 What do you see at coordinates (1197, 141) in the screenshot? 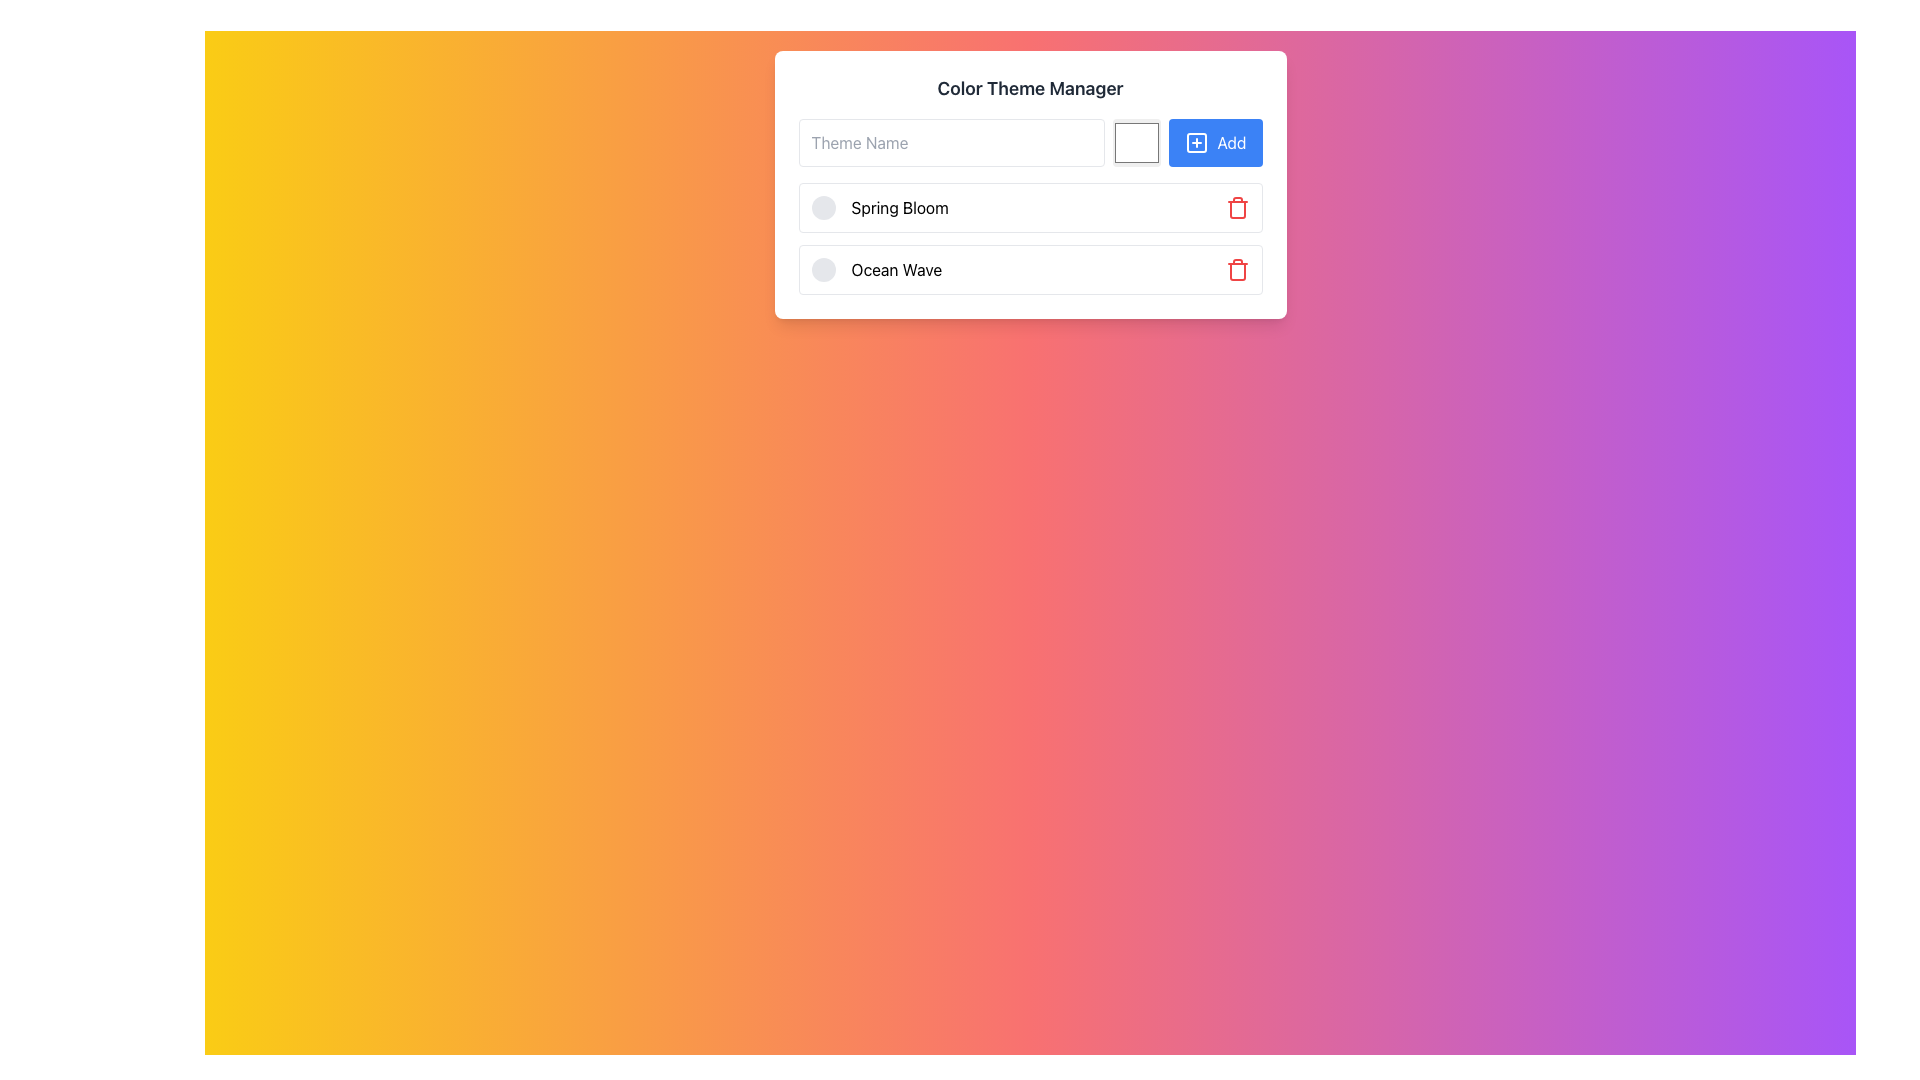
I see `the 'Add' button which contains a blue square icon with a white plus symbol in the center, located on the right side of the main panel` at bounding box center [1197, 141].